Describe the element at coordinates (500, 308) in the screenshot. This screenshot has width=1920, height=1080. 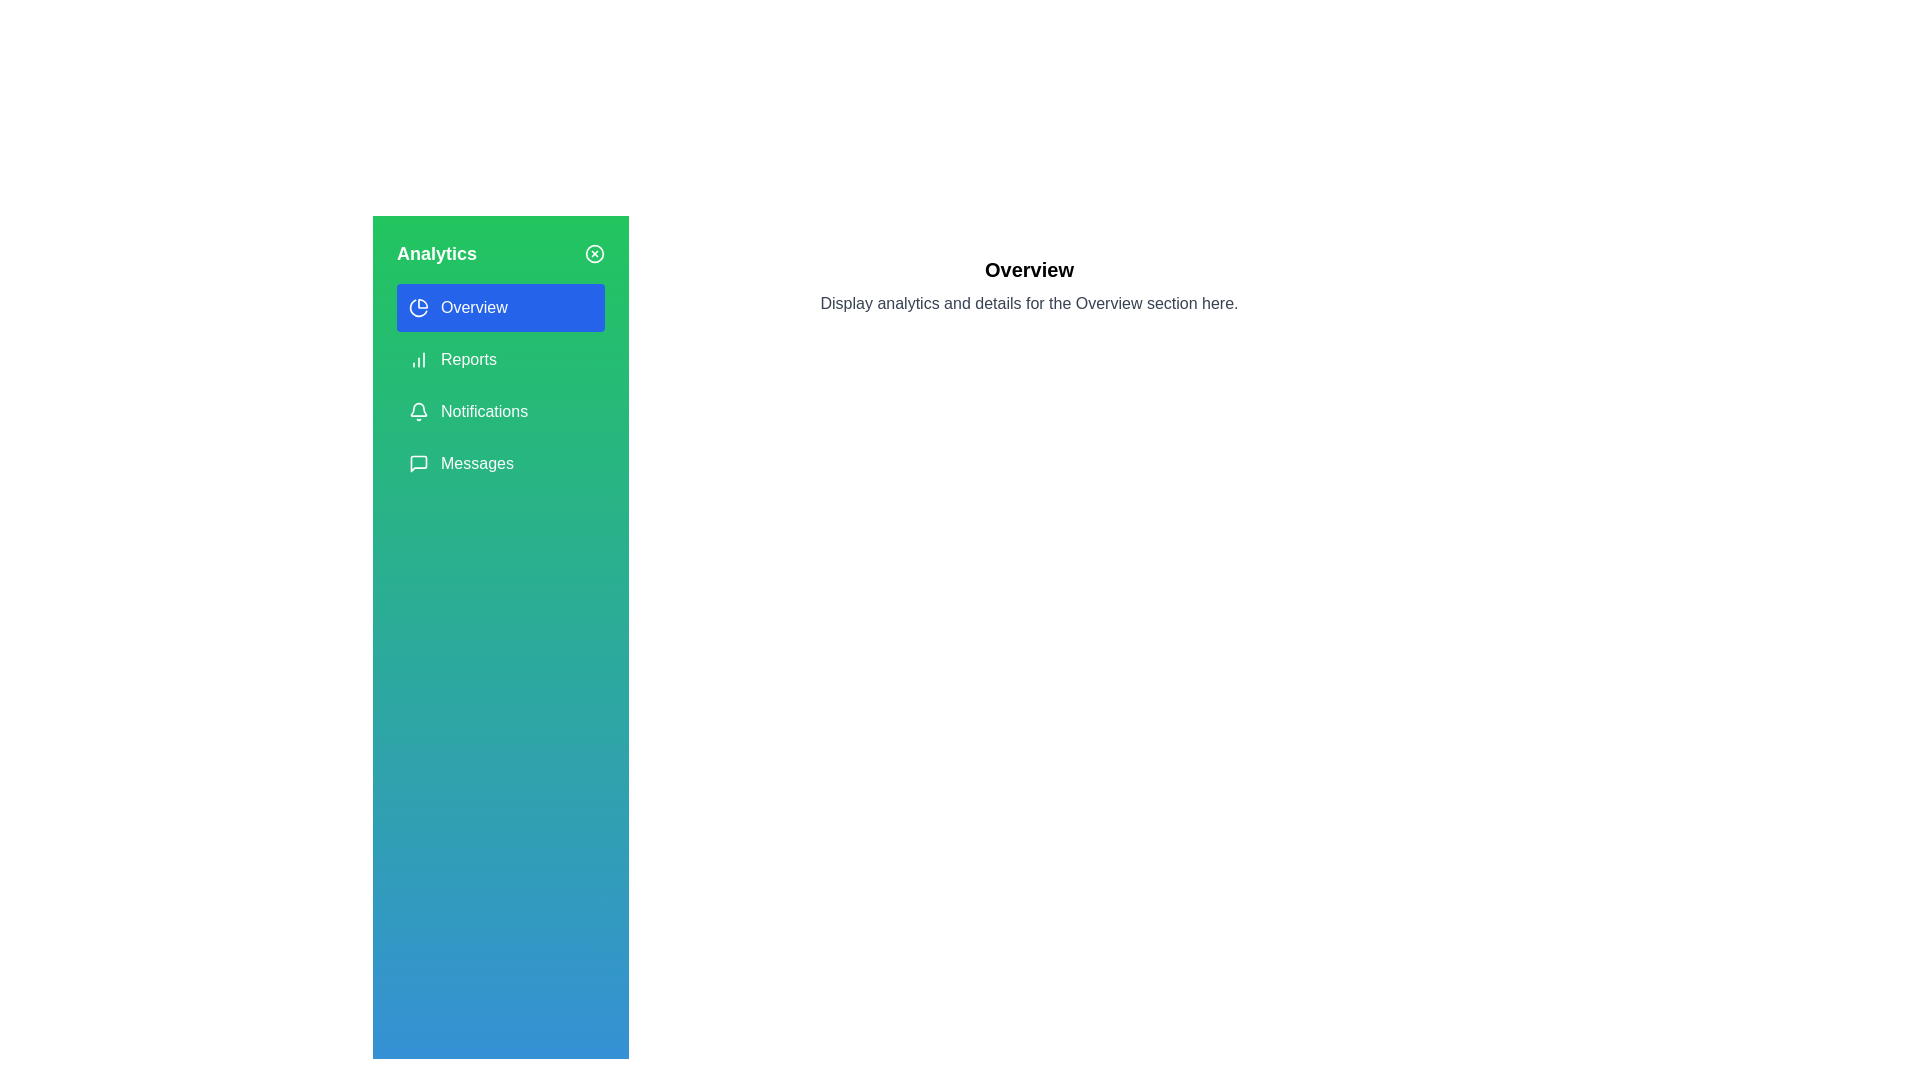
I see `the menu option corresponding to Overview` at that location.